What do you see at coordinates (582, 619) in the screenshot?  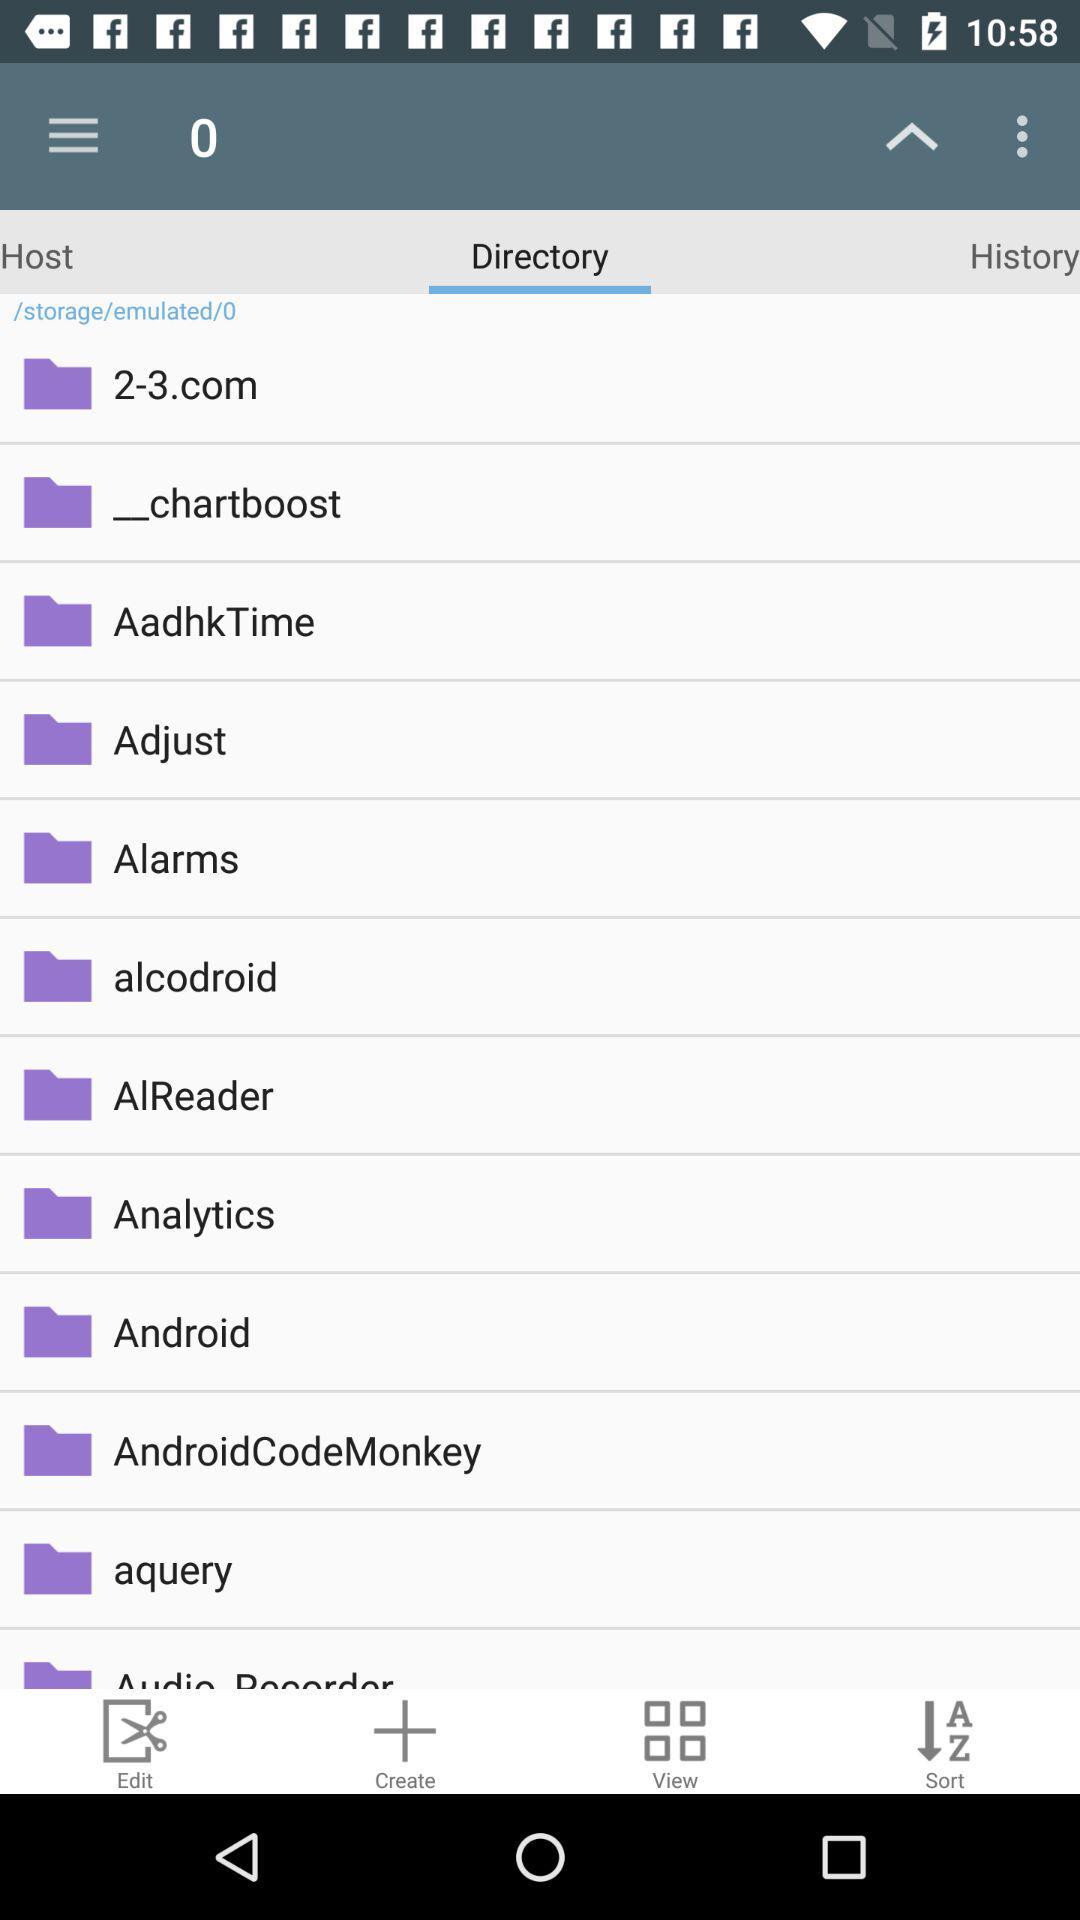 I see `aadhktime item` at bounding box center [582, 619].